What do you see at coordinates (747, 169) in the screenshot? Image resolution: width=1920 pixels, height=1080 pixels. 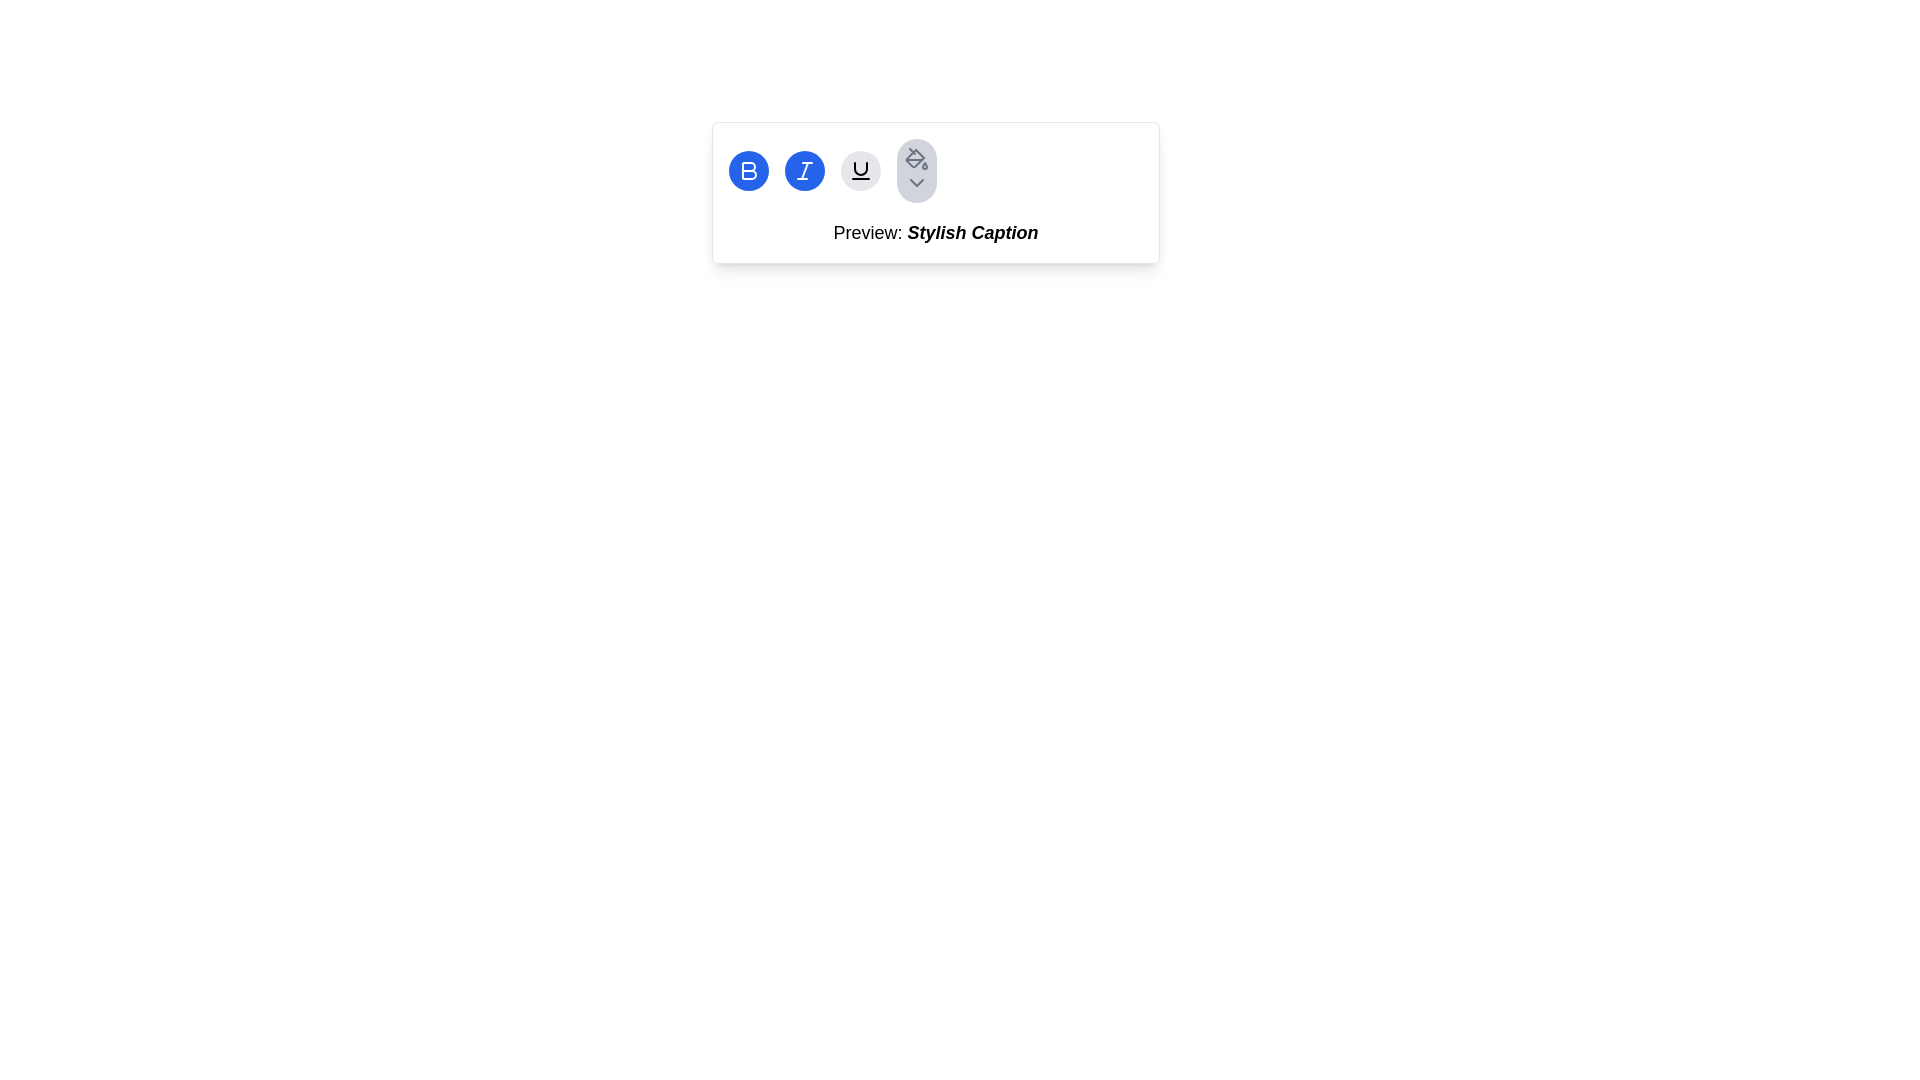 I see `the first formatting button representing the 'bold' action to apply bold style to the selected text` at bounding box center [747, 169].